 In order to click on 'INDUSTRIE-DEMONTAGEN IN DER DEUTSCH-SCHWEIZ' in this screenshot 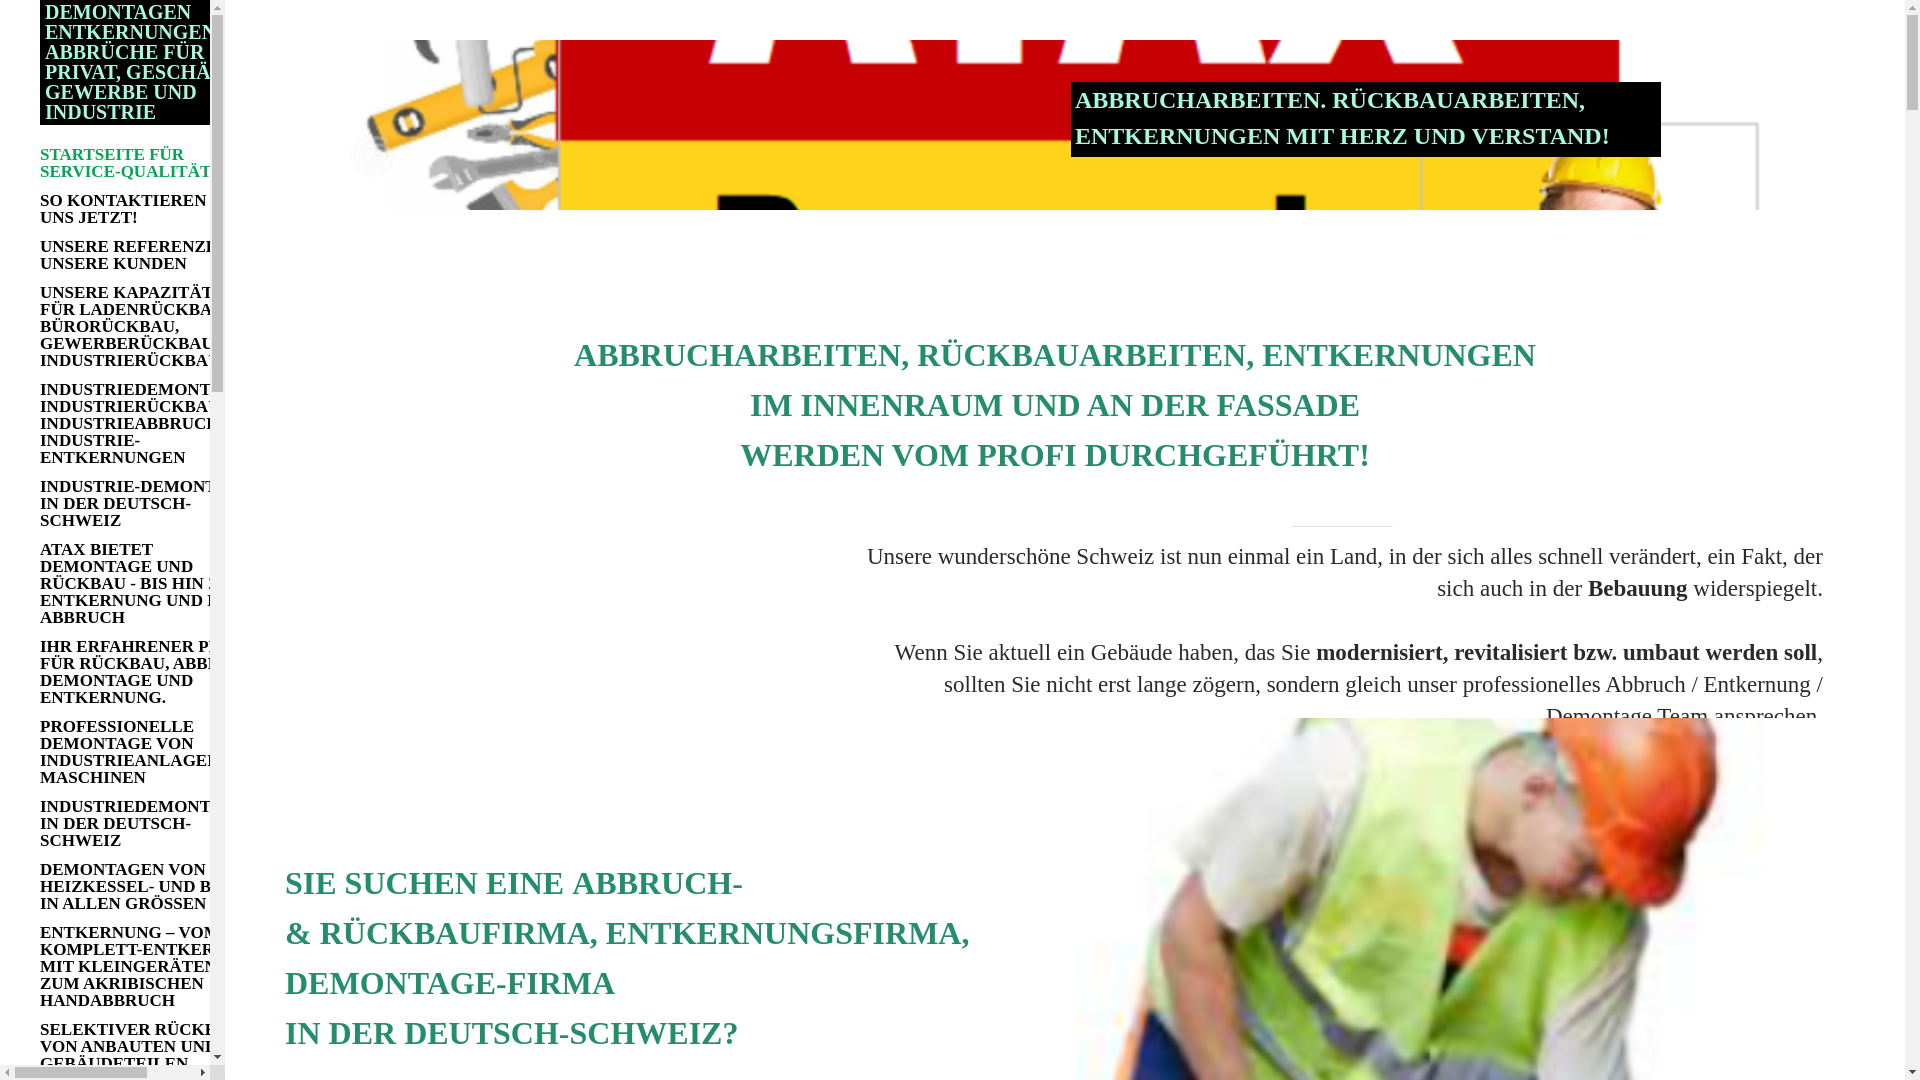, I will do `click(152, 502)`.